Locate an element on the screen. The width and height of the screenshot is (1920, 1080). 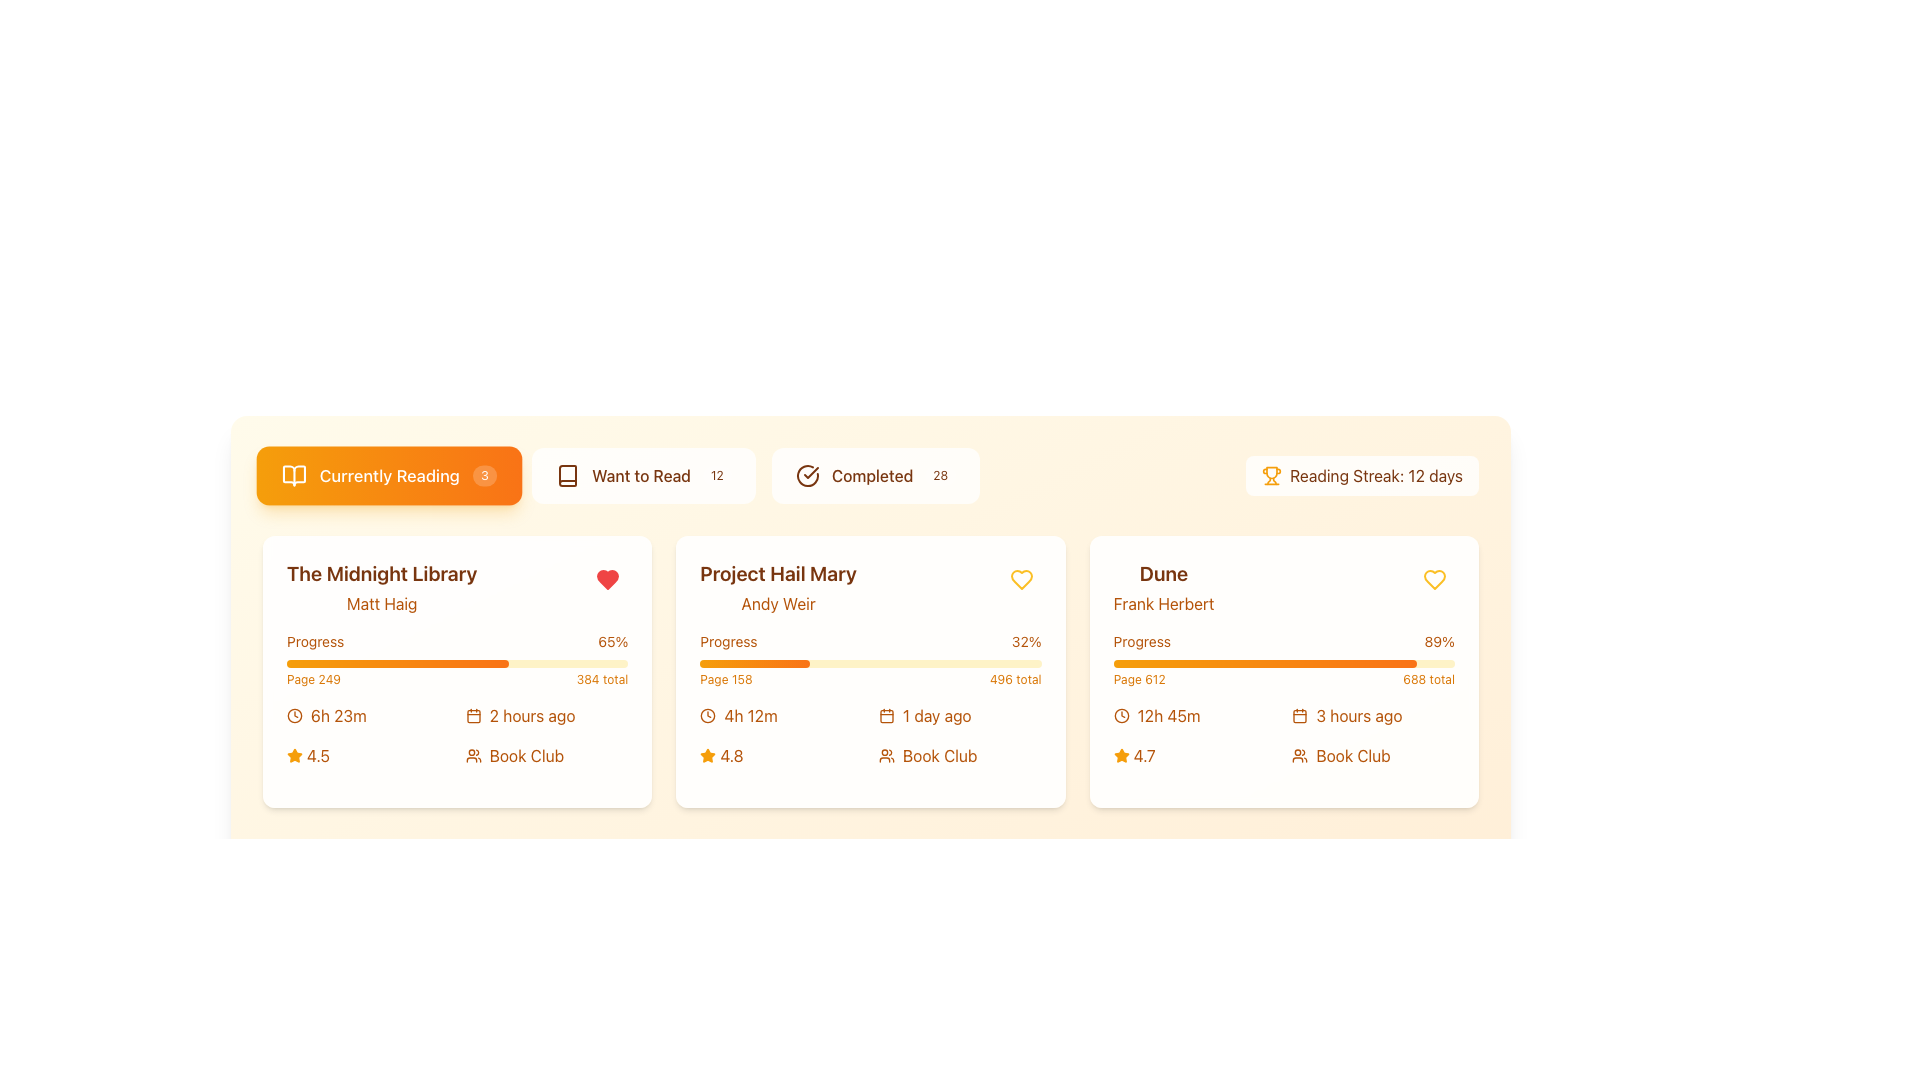
the progress bar representing the reading progress of the book 'Dune', which shows that 89% of the book has been read is located at coordinates (1264, 663).